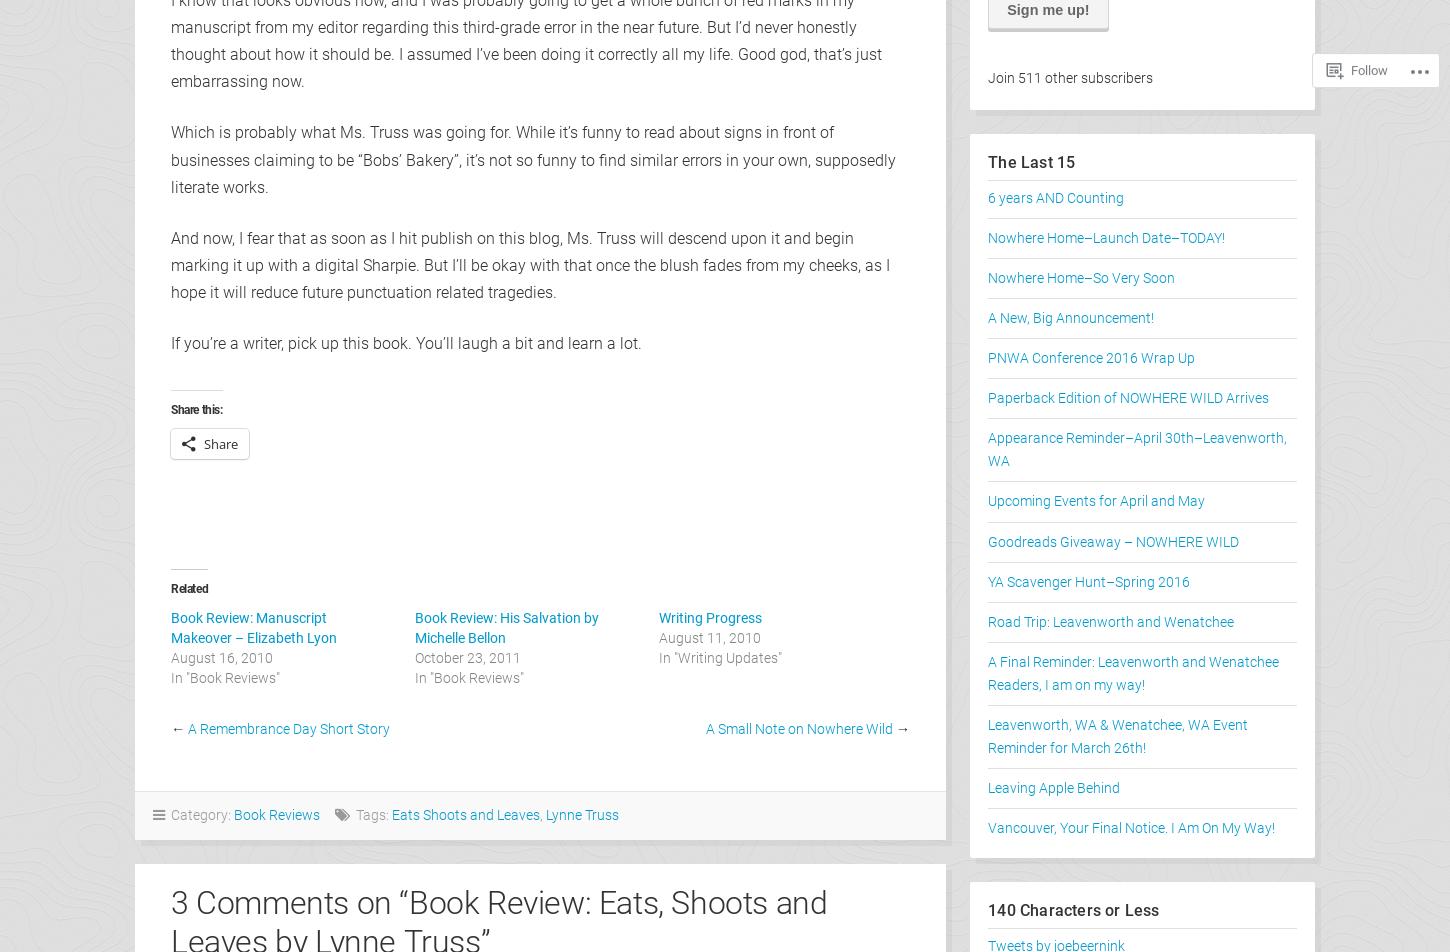 This screenshot has height=952, width=1450. What do you see at coordinates (1130, 827) in the screenshot?
I see `'Vancouver, Your Final Notice. I Am On My Way!'` at bounding box center [1130, 827].